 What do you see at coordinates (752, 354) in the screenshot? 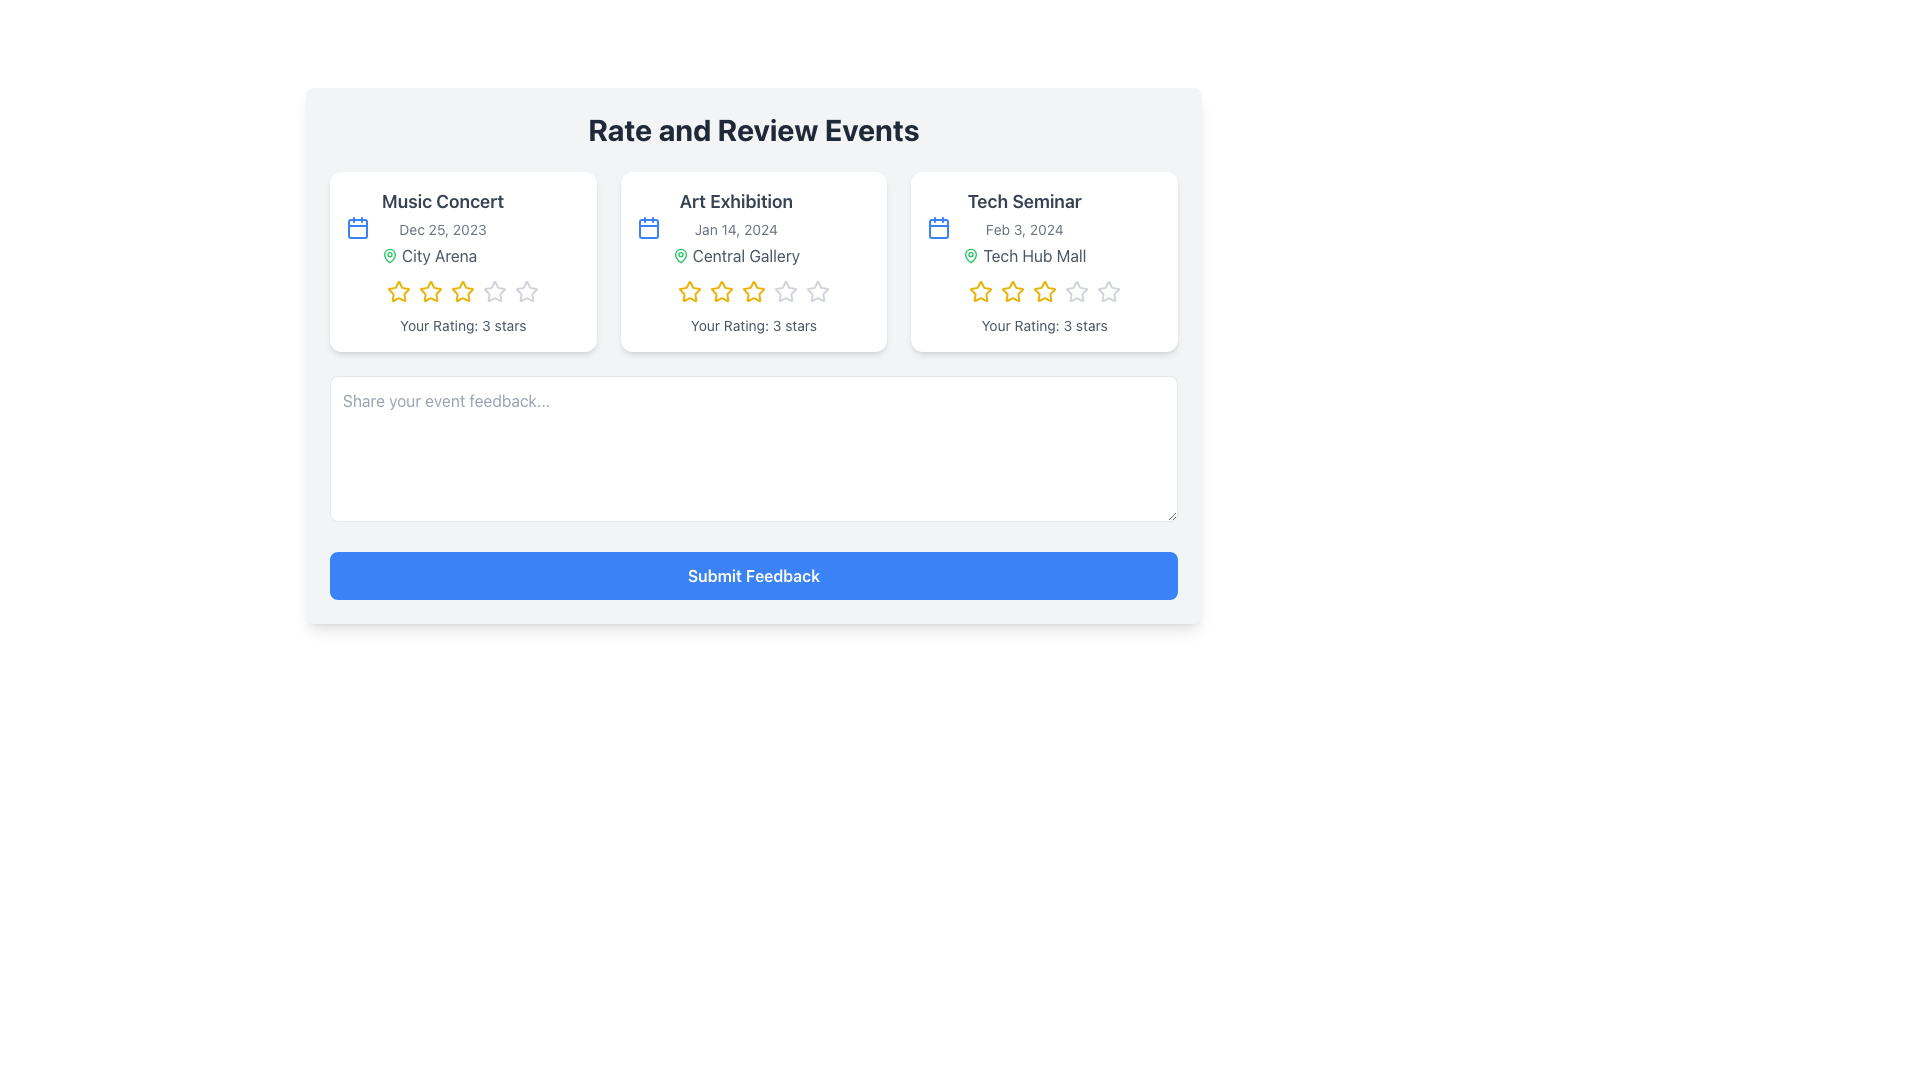
I see `details of the second card in the 'Rate and Review Events' section, which presents information about an art exhibition` at bounding box center [752, 354].